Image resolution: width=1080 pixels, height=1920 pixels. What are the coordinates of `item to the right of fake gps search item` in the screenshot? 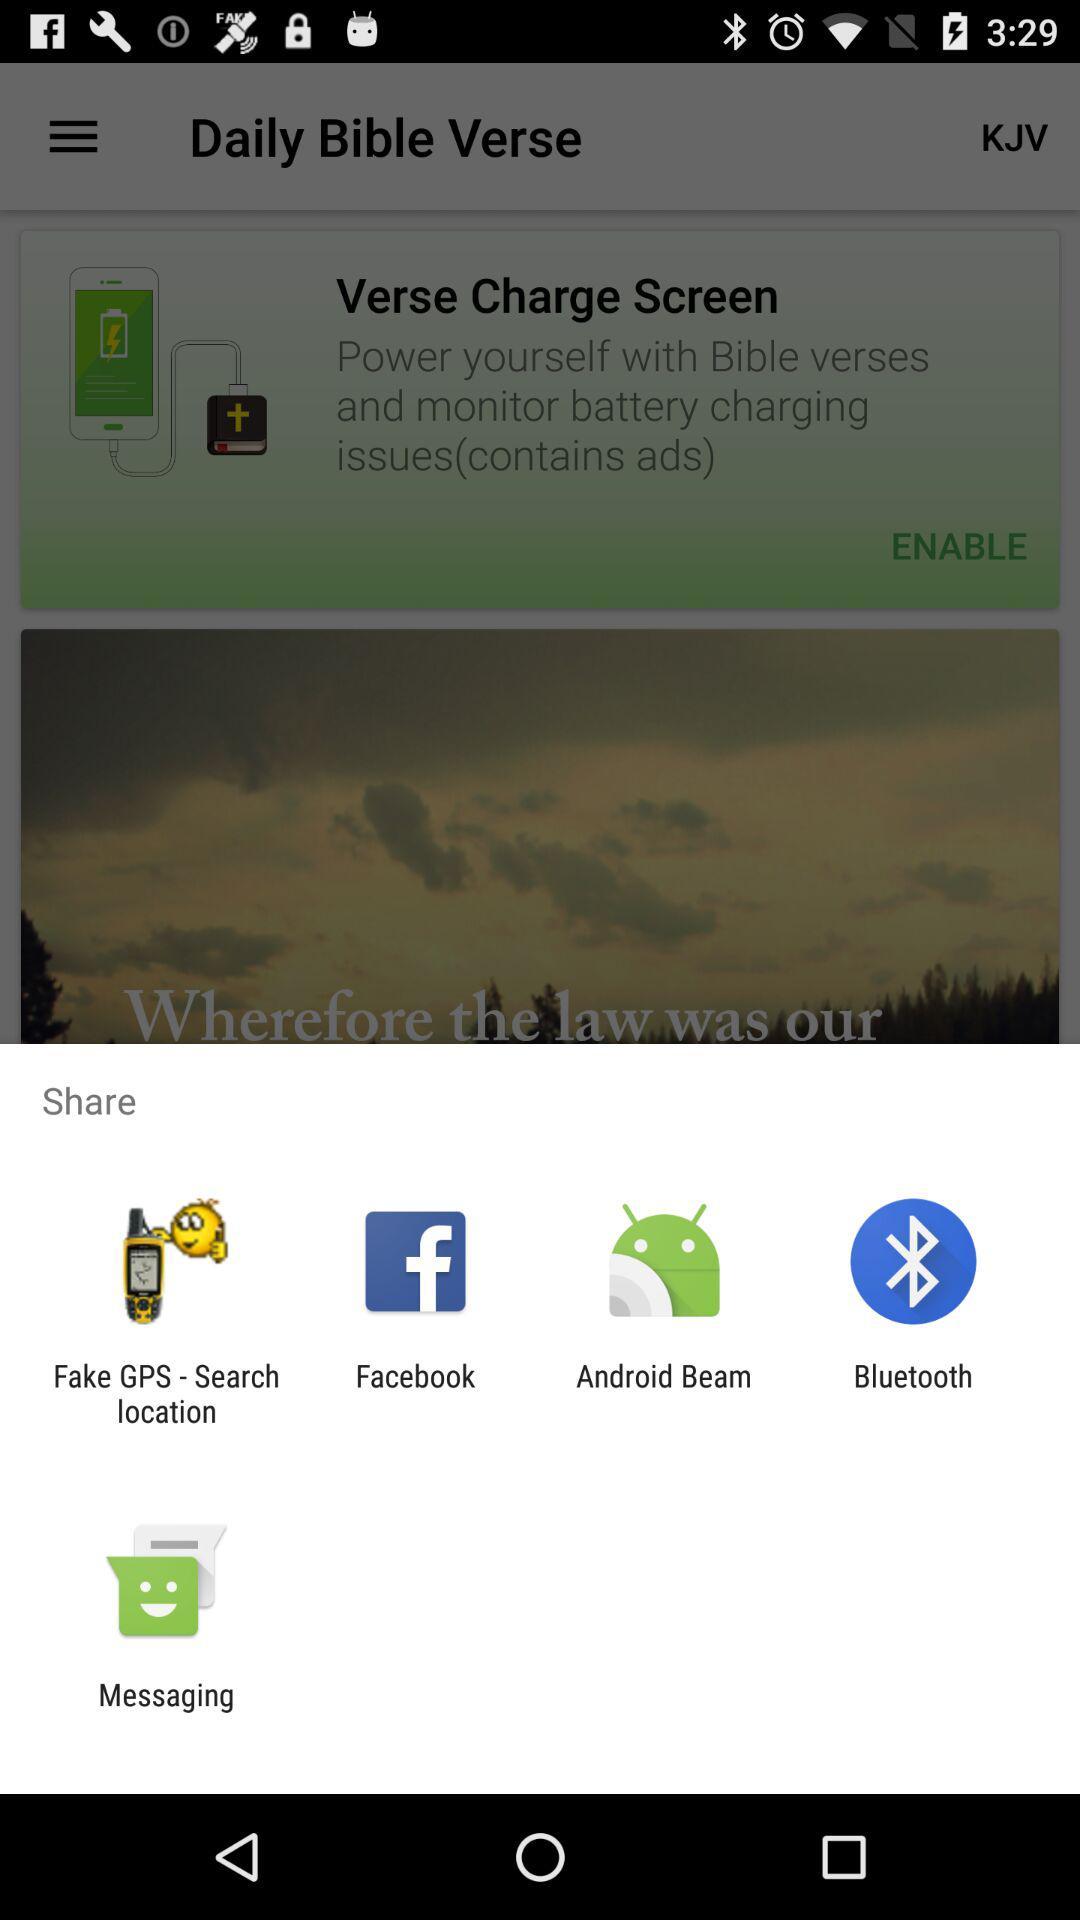 It's located at (414, 1392).